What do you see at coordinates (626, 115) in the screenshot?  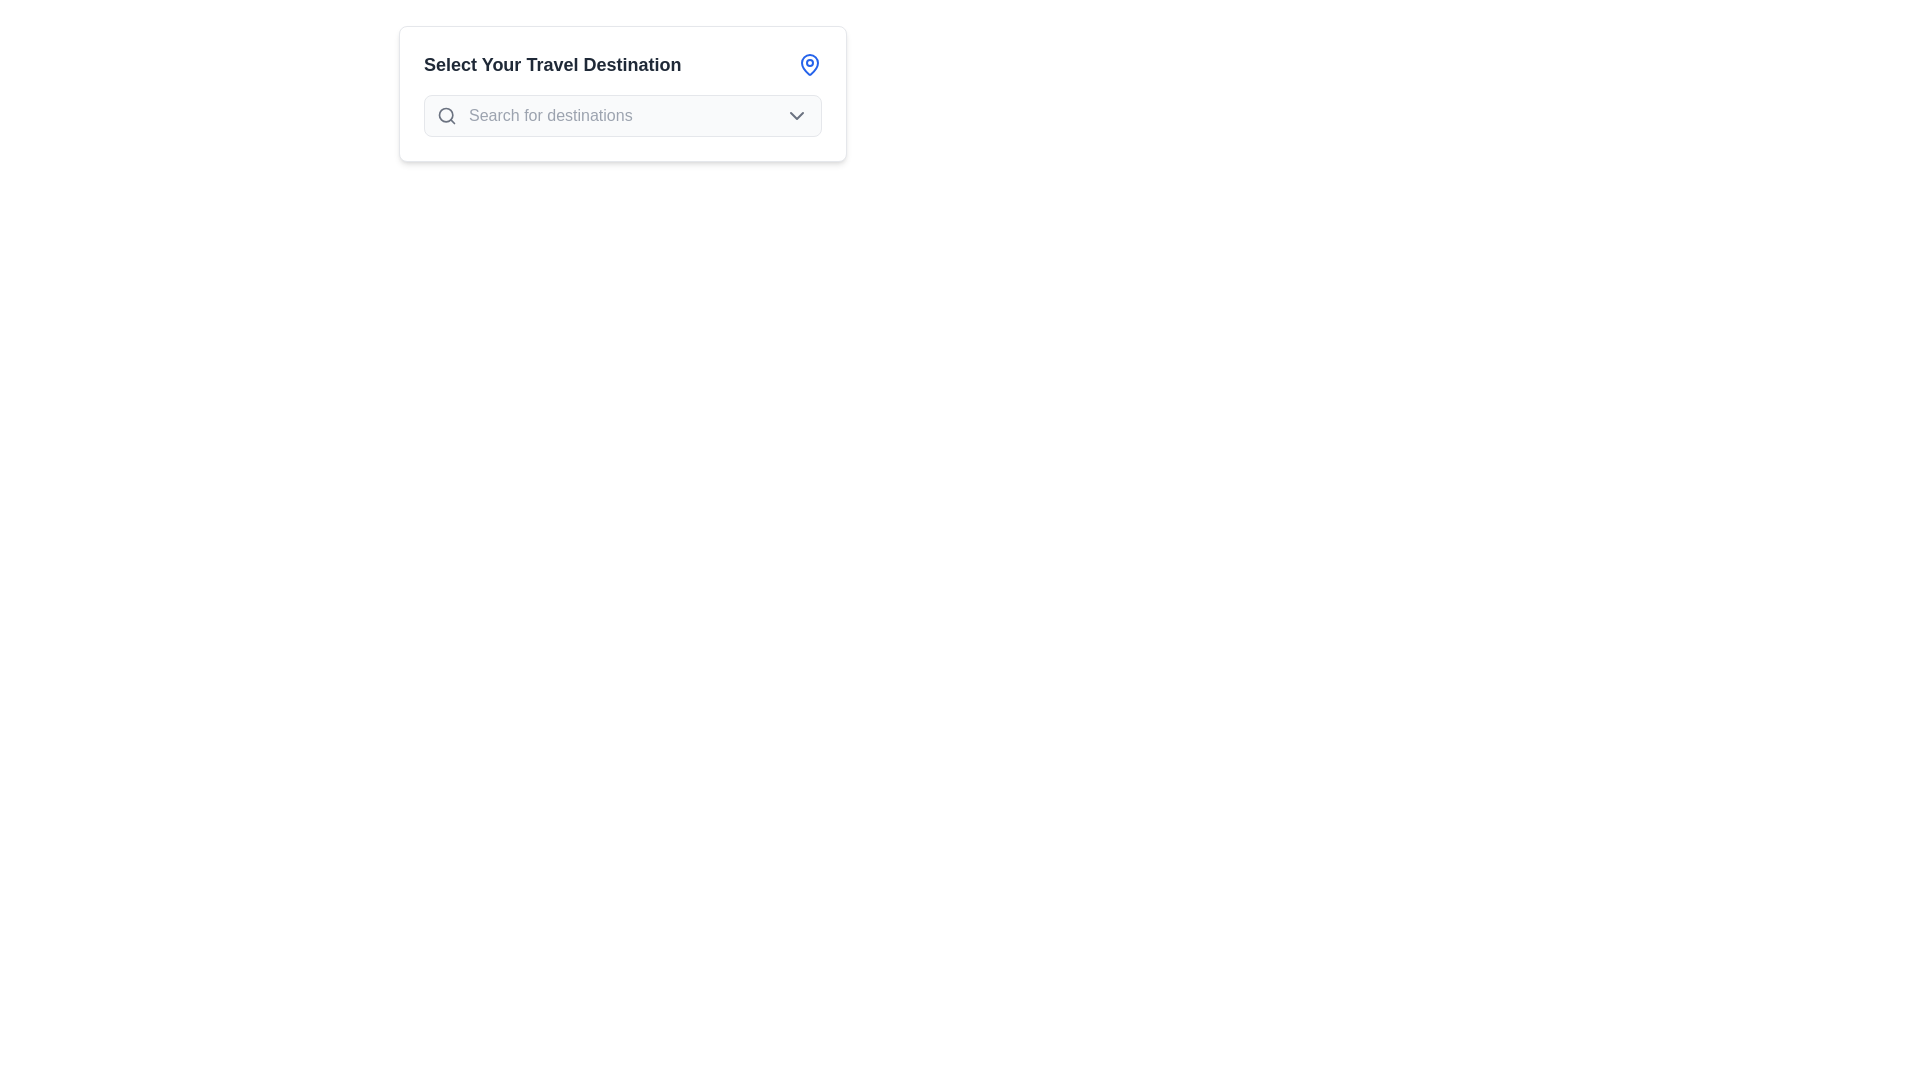 I see `the text input field with placeholder 'Search for destinations' to focus on it` at bounding box center [626, 115].